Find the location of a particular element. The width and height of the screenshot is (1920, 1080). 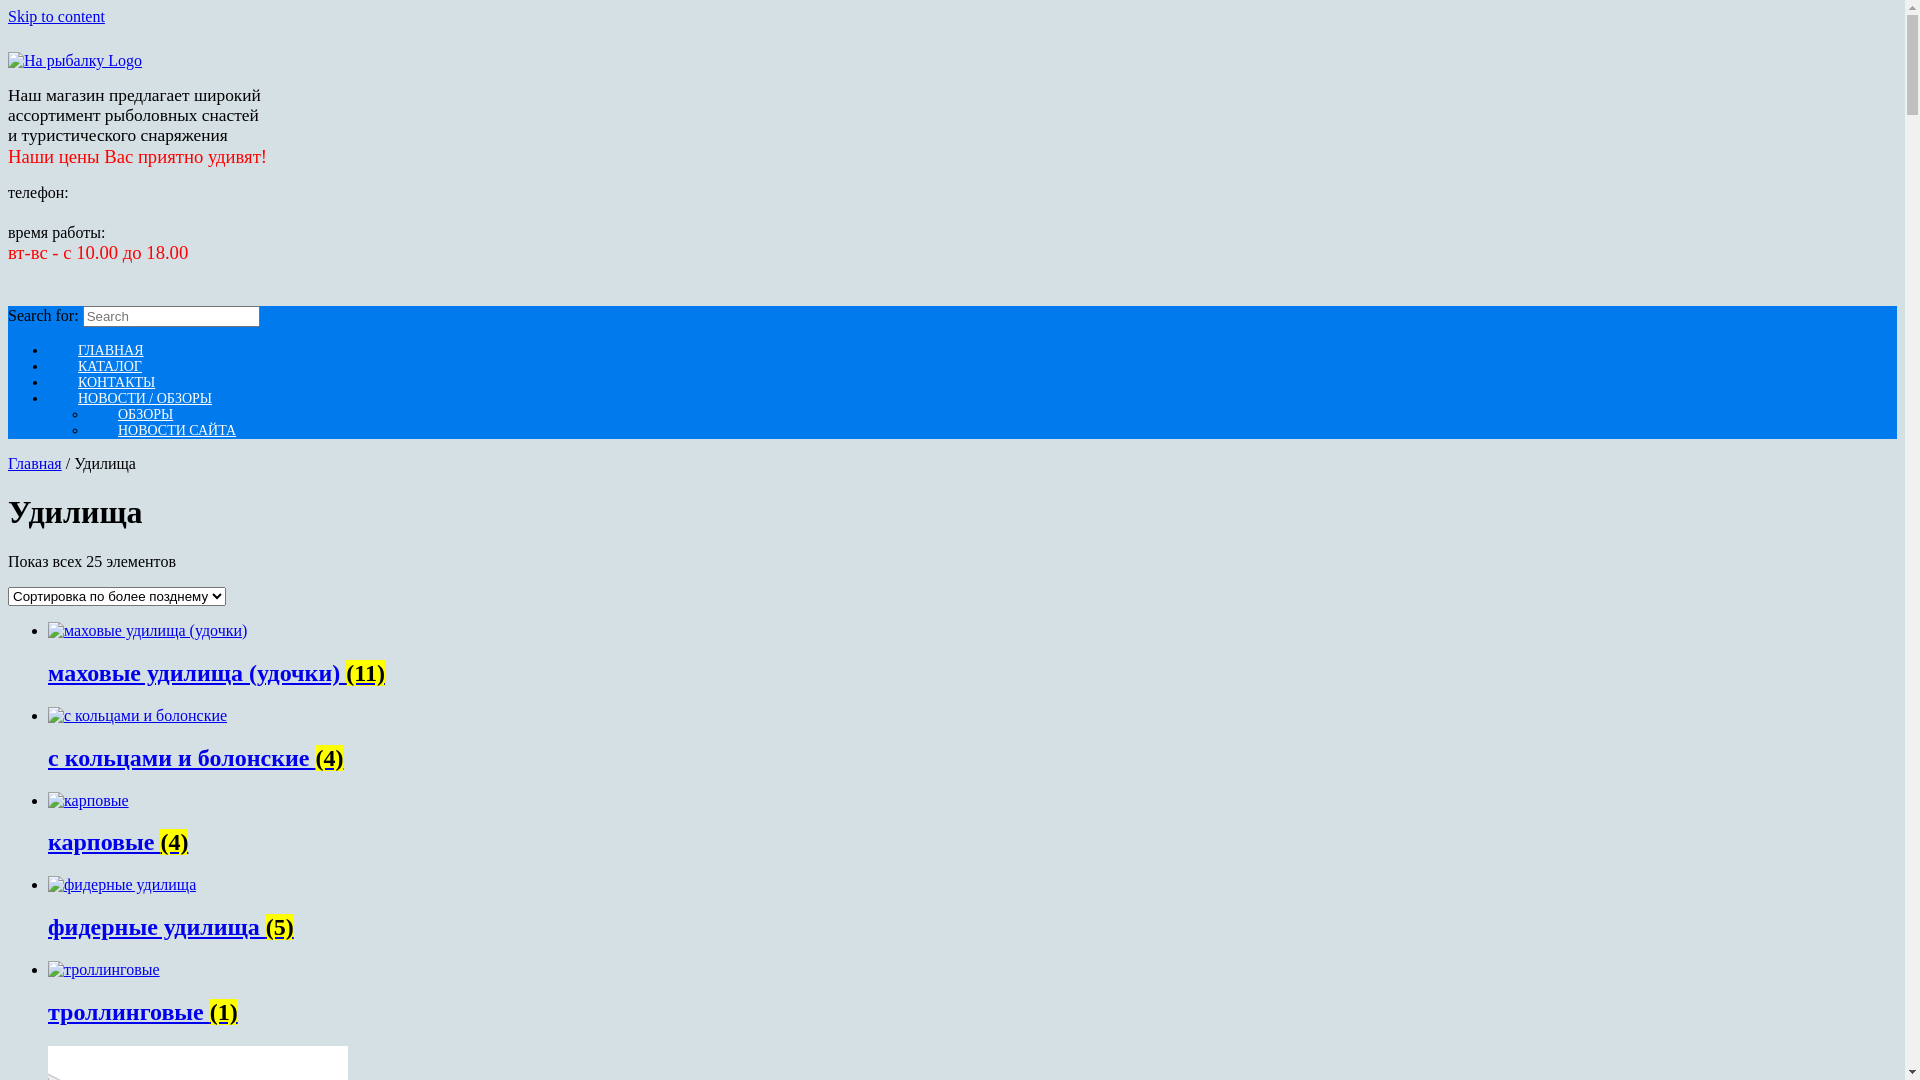

'Skip to content' is located at coordinates (56, 16).